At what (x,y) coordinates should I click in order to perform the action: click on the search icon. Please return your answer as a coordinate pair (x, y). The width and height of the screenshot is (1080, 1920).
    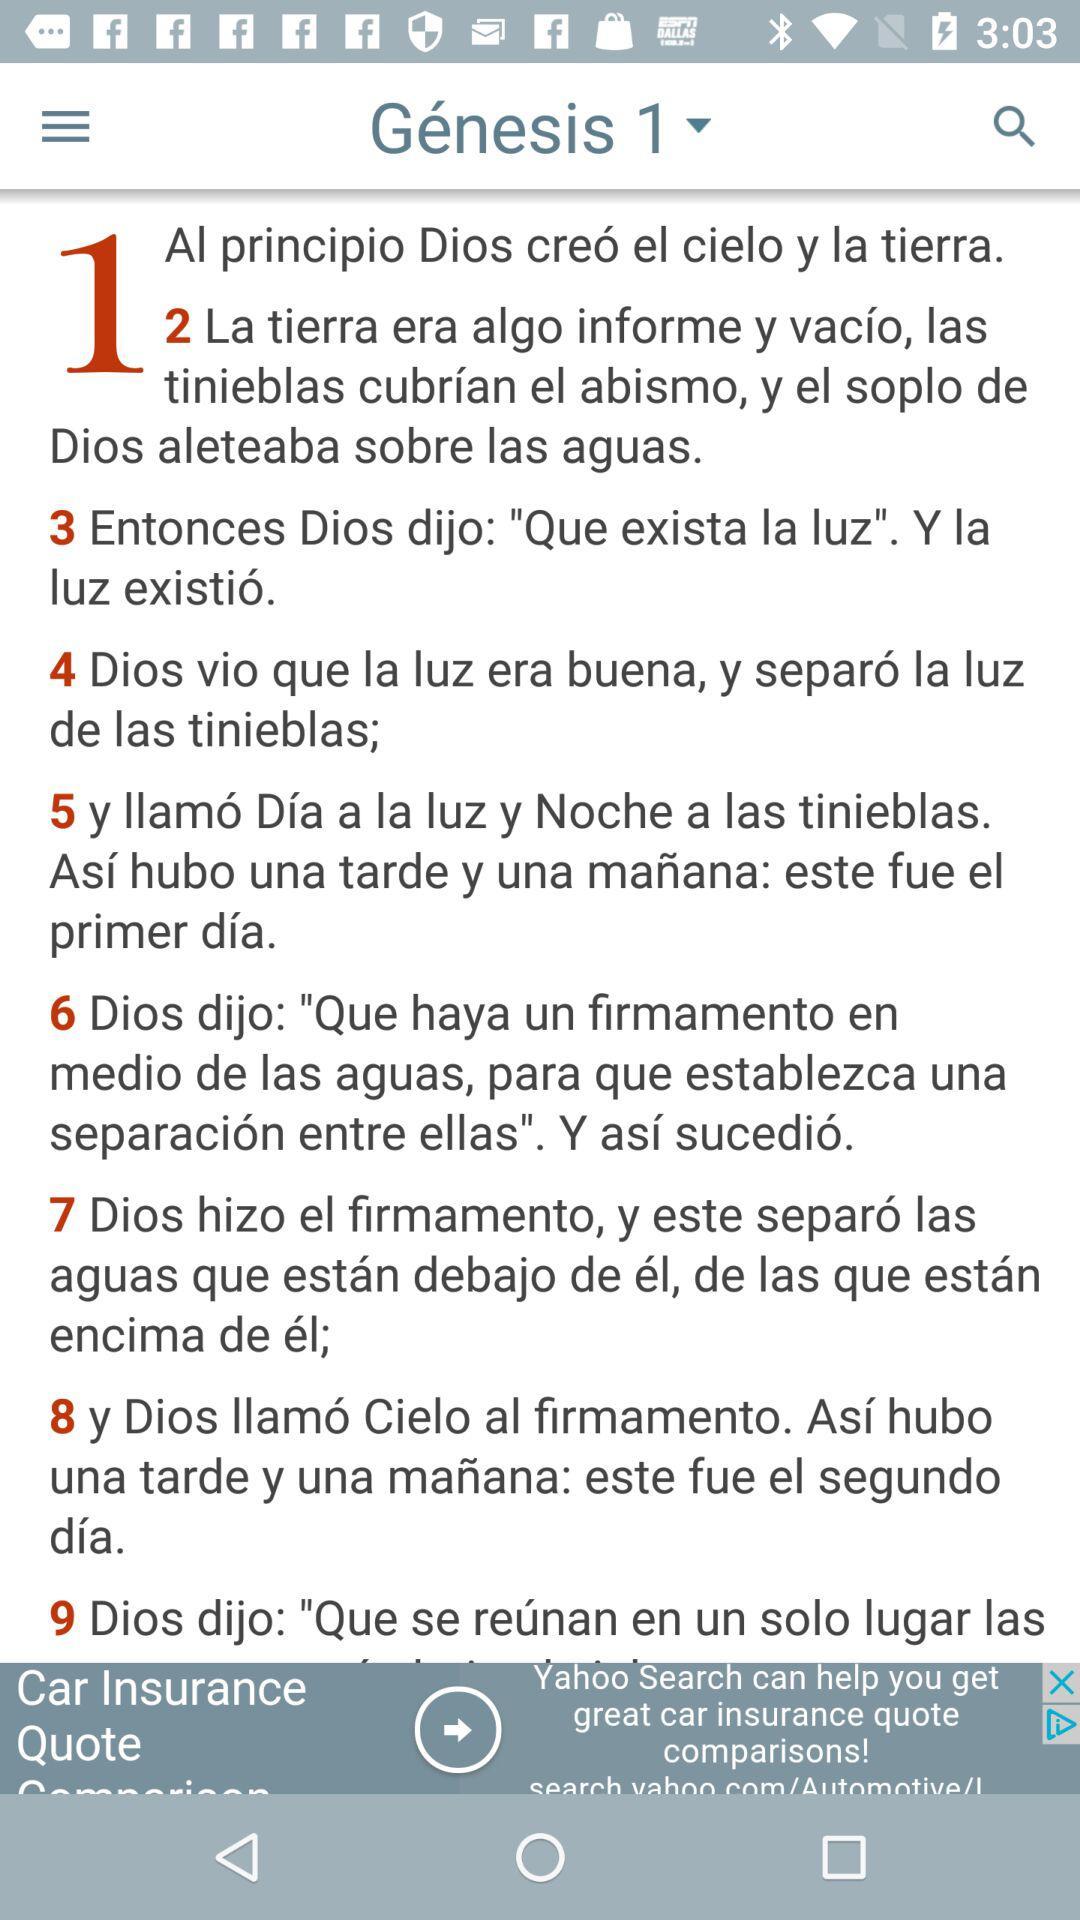
    Looking at the image, I should click on (1014, 124).